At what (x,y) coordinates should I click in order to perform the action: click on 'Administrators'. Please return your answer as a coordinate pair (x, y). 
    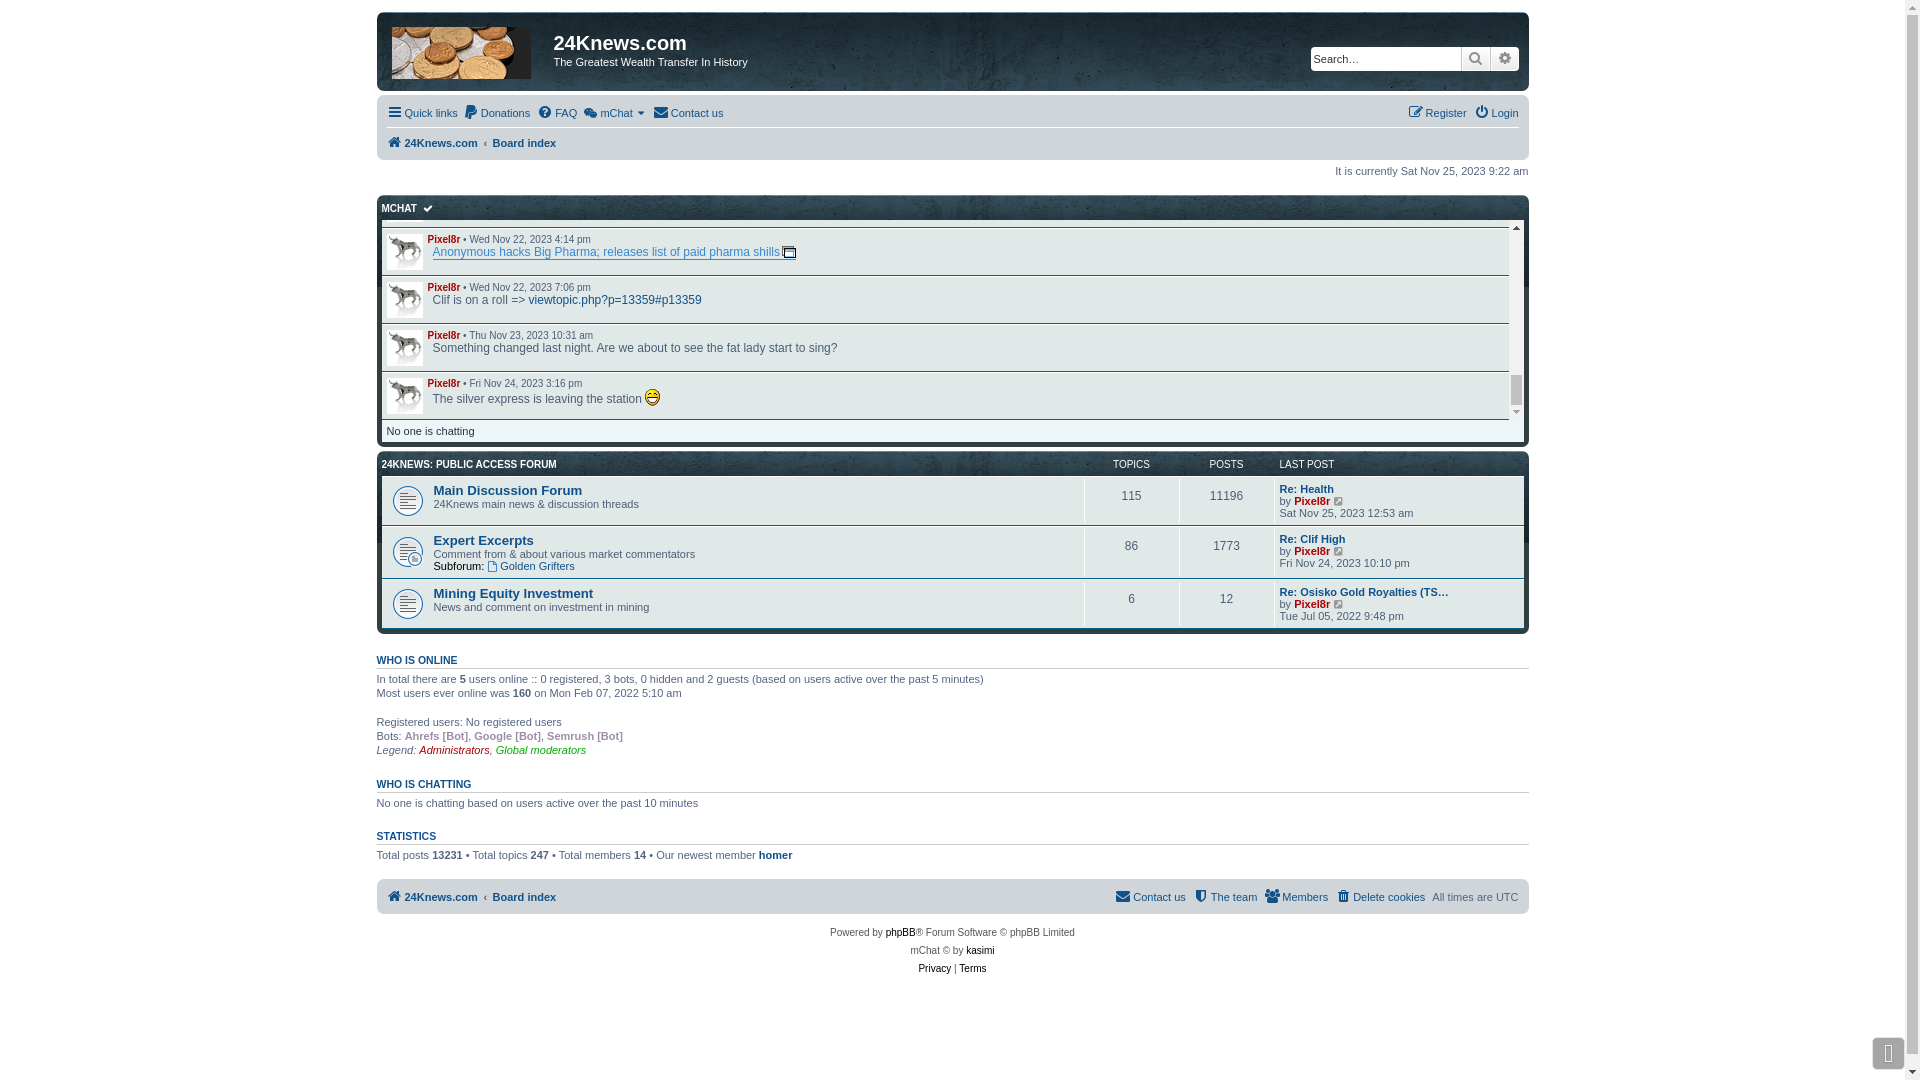
    Looking at the image, I should click on (417, 749).